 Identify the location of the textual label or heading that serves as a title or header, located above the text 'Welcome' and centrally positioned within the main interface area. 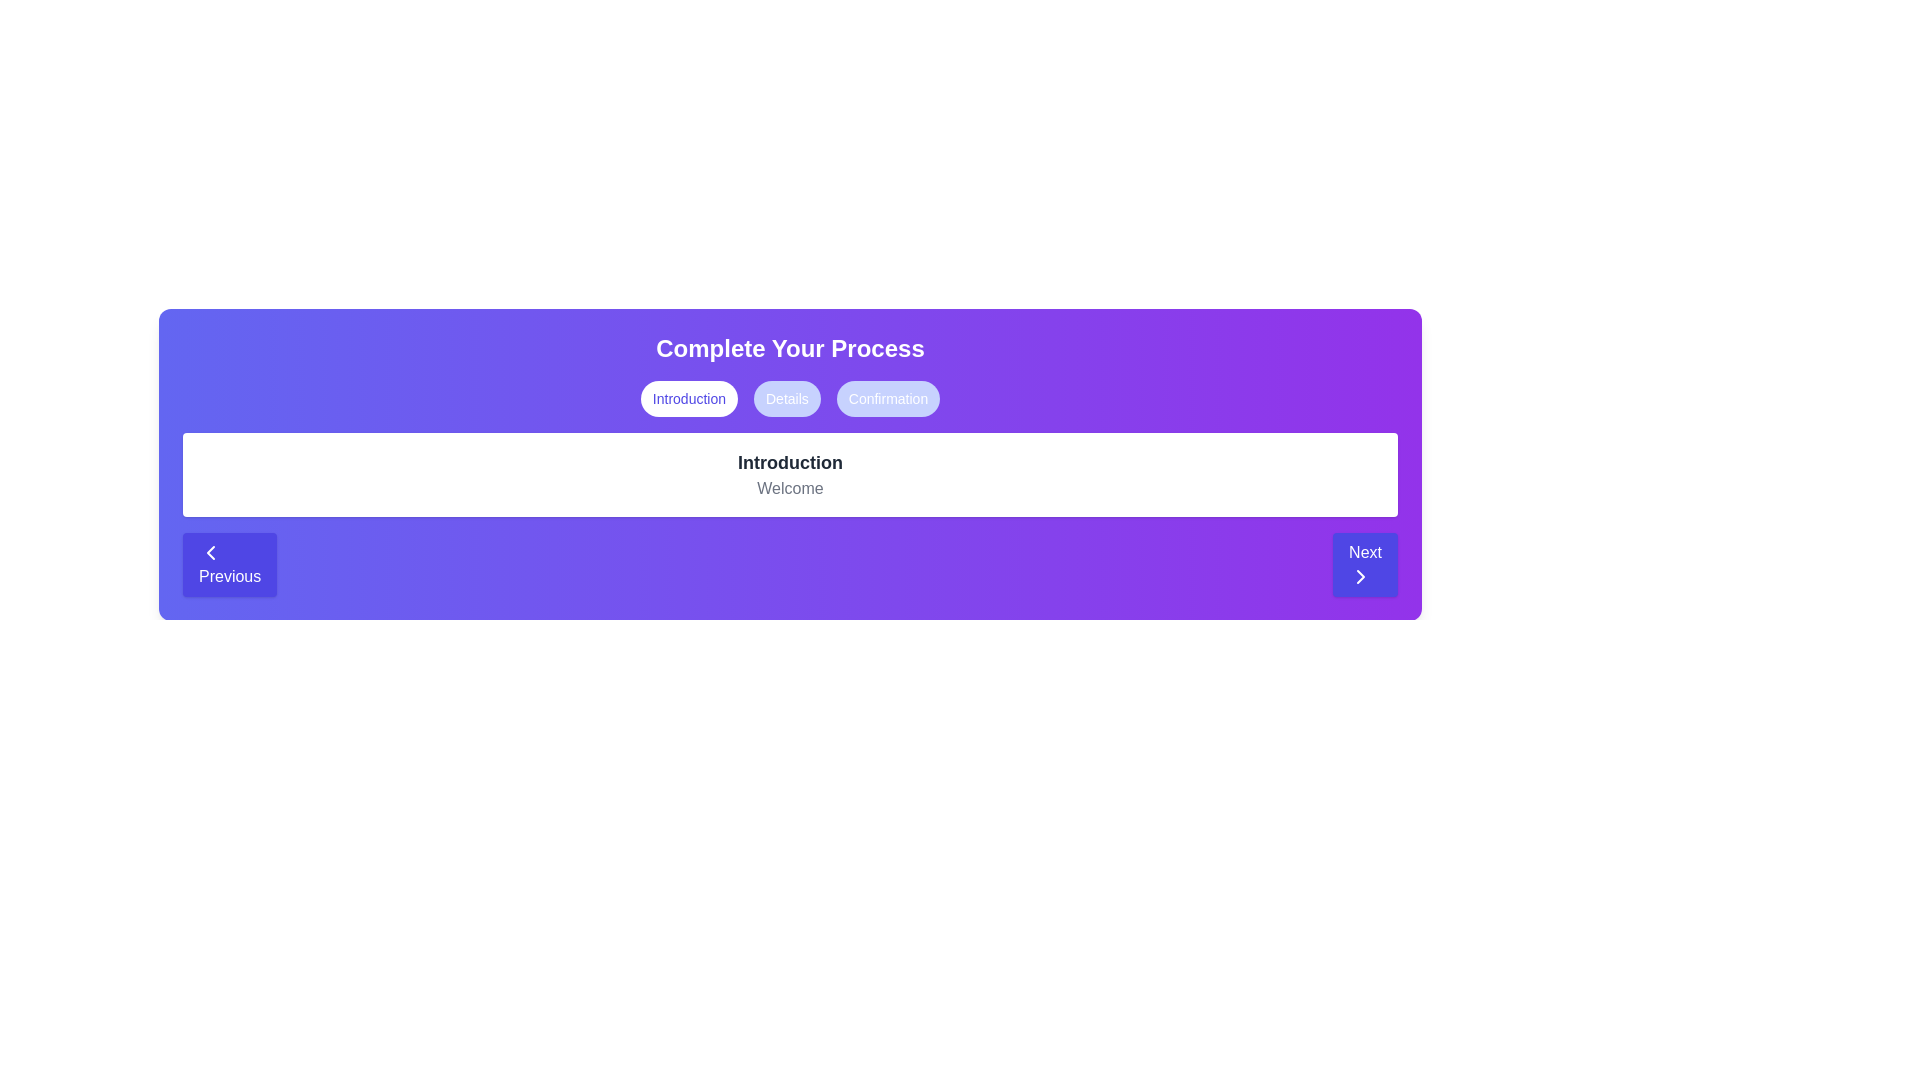
(789, 462).